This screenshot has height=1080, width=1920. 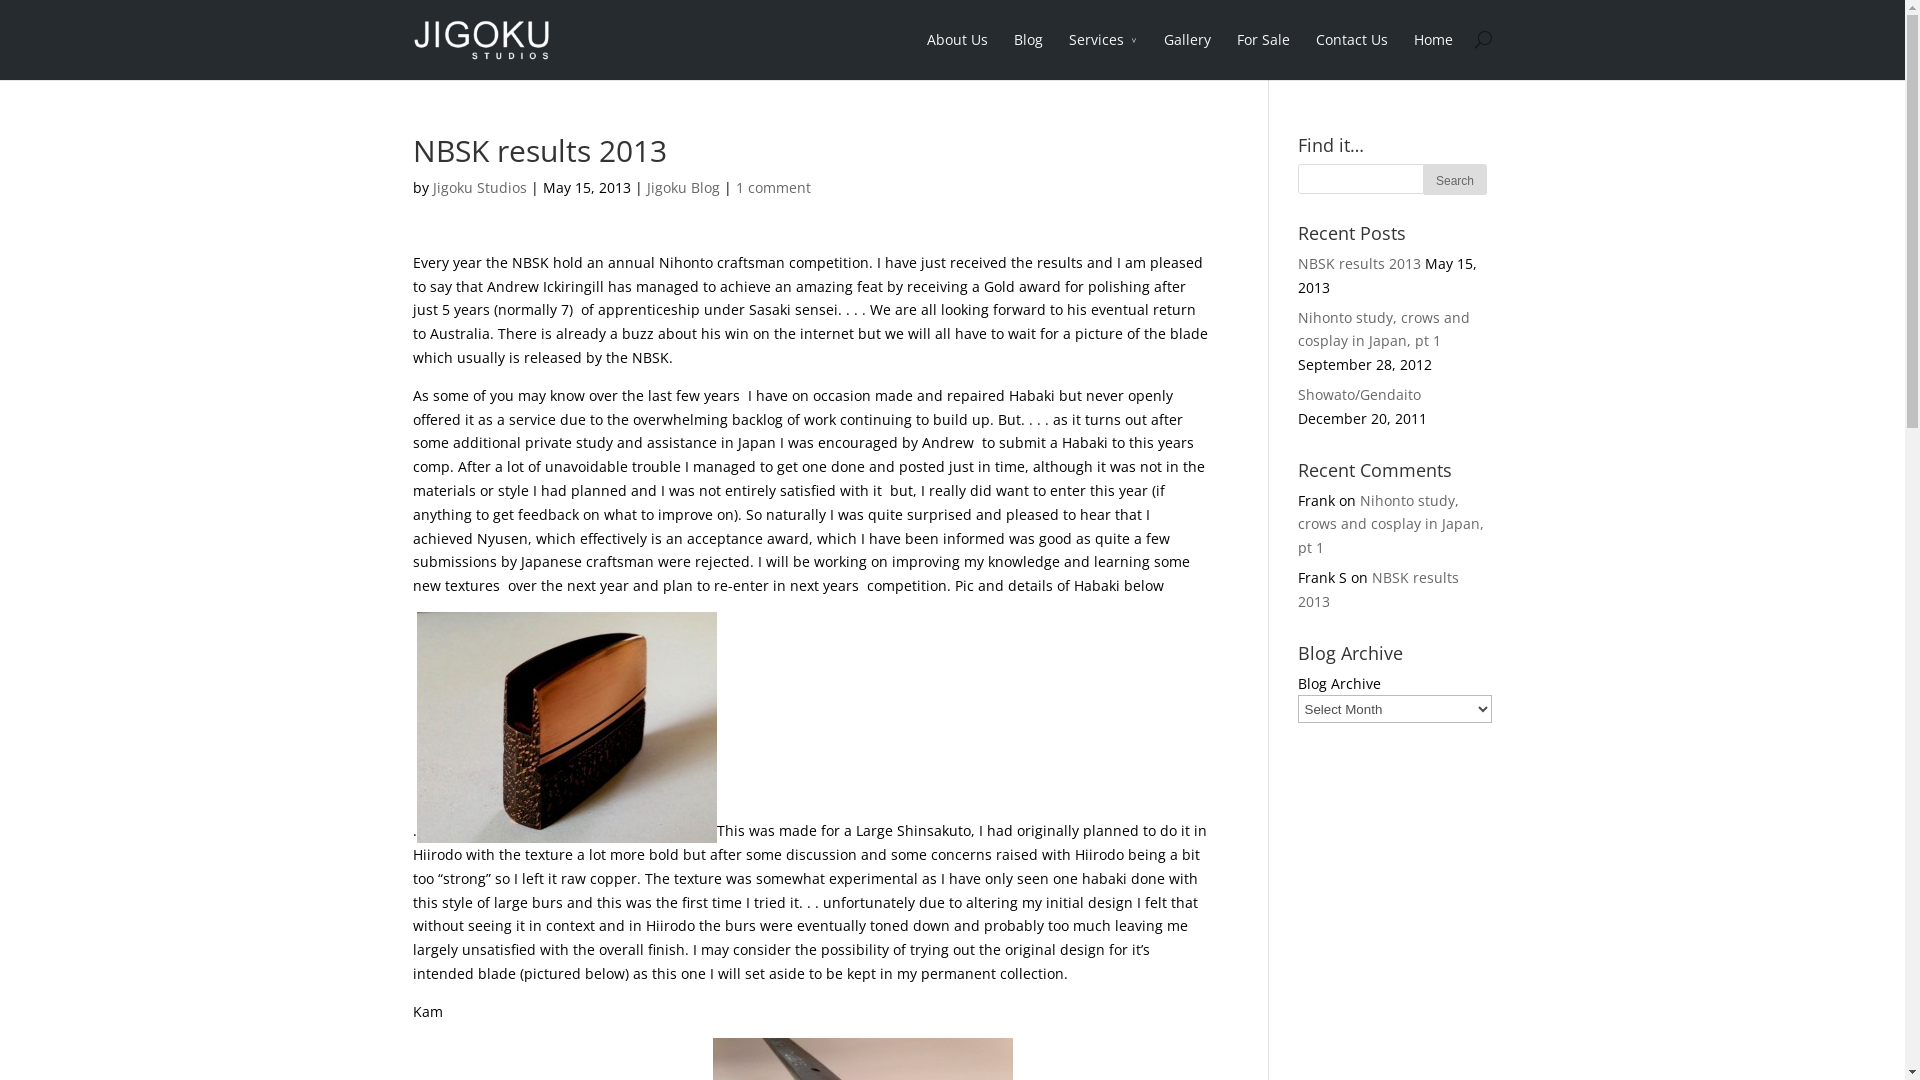 I want to click on 'Services', so click(x=1067, y=53).